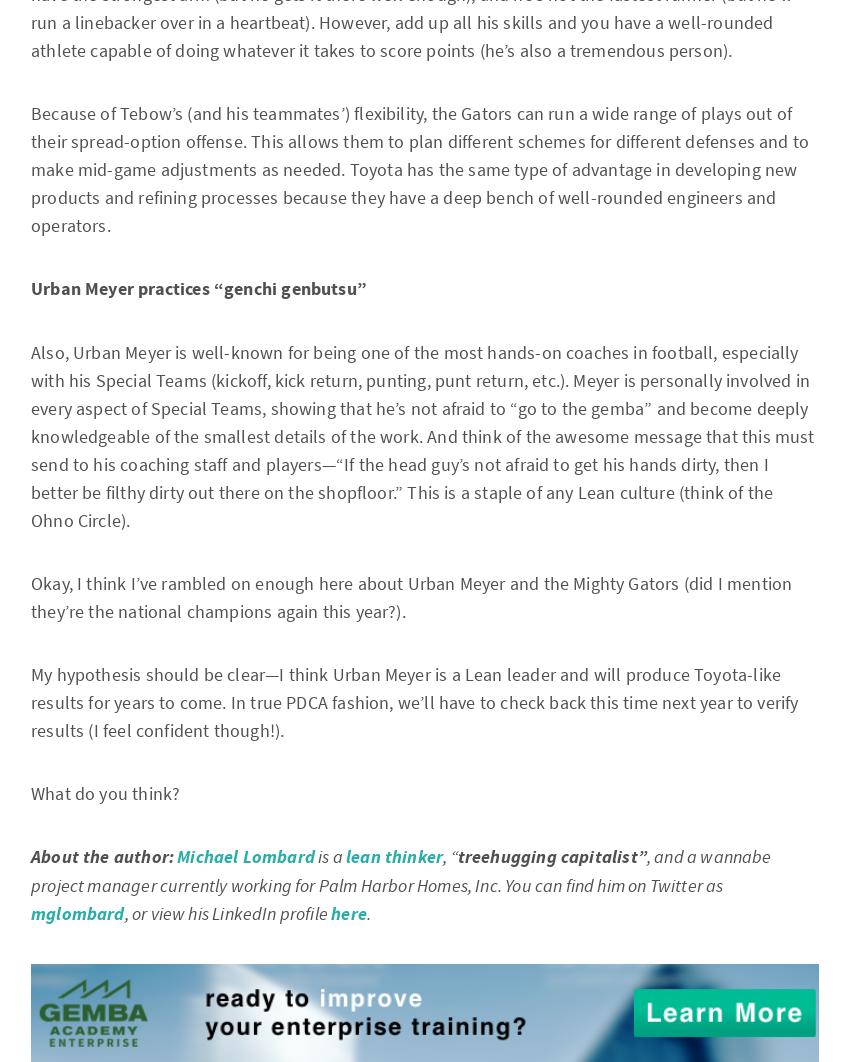 Image resolution: width=850 pixels, height=1062 pixels. Describe the element at coordinates (345, 856) in the screenshot. I see `'lean thinker'` at that location.